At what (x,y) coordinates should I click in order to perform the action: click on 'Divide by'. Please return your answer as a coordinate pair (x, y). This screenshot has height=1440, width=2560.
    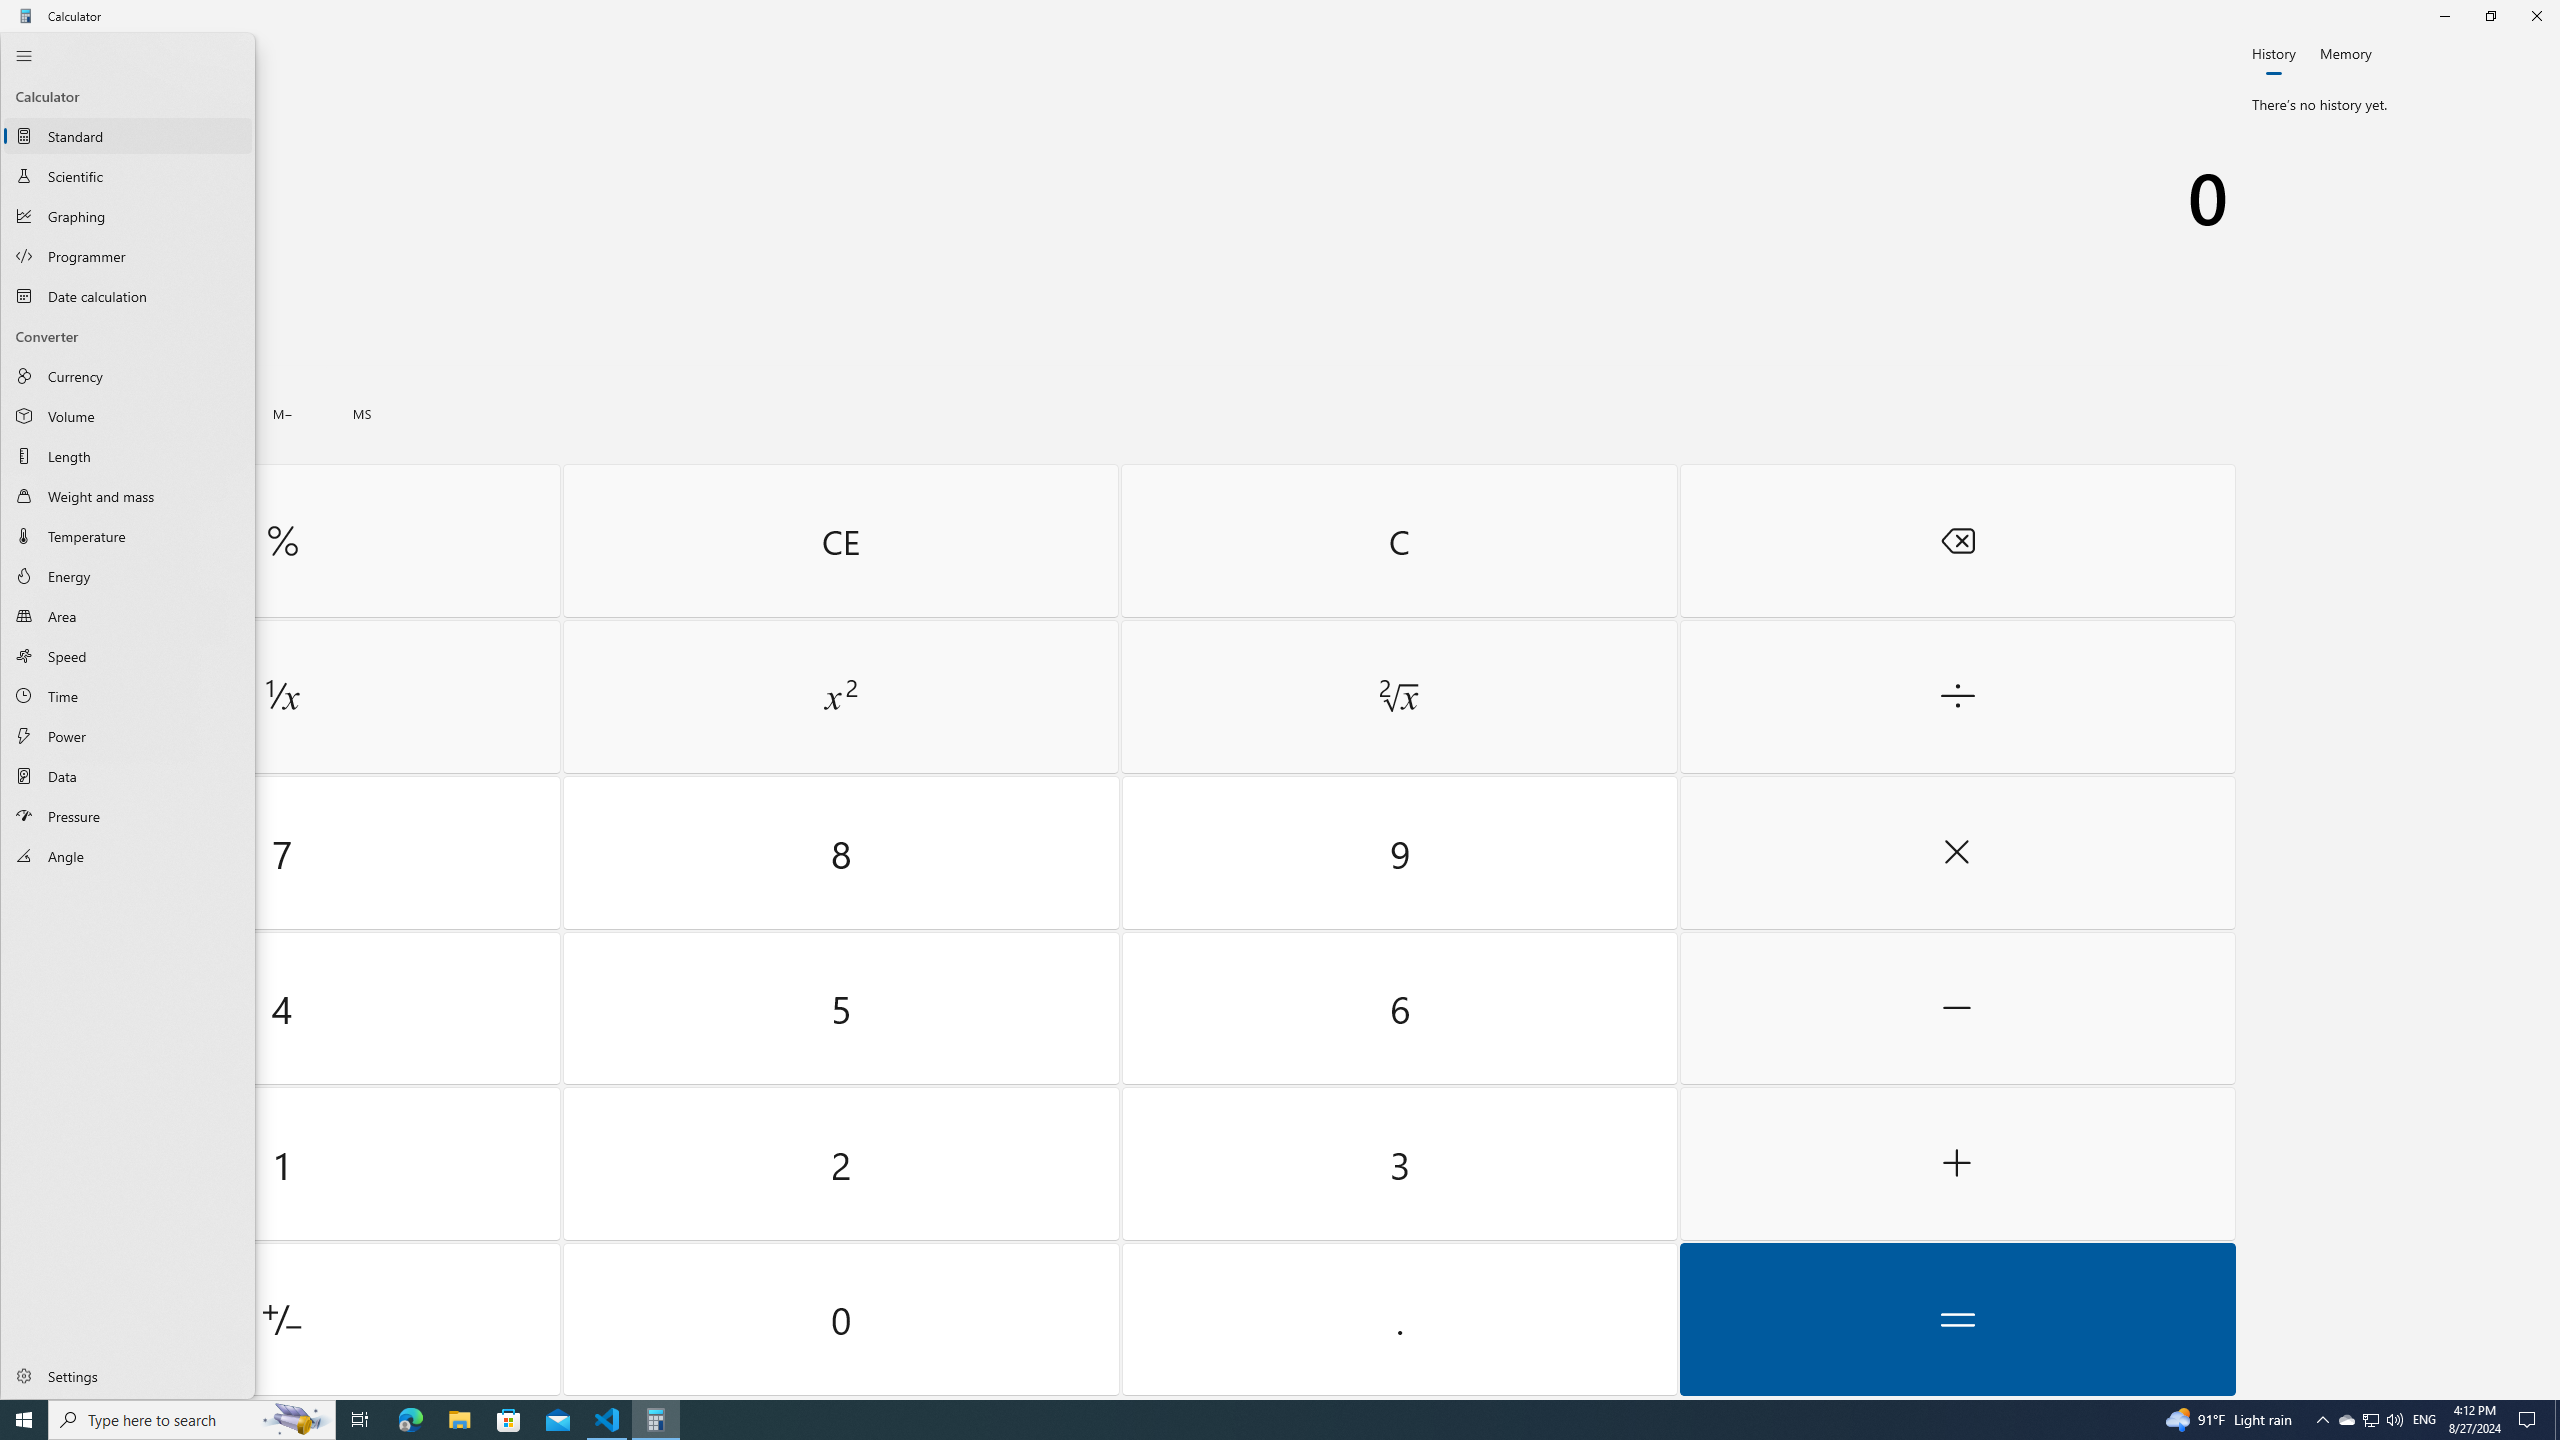
    Looking at the image, I should click on (1956, 697).